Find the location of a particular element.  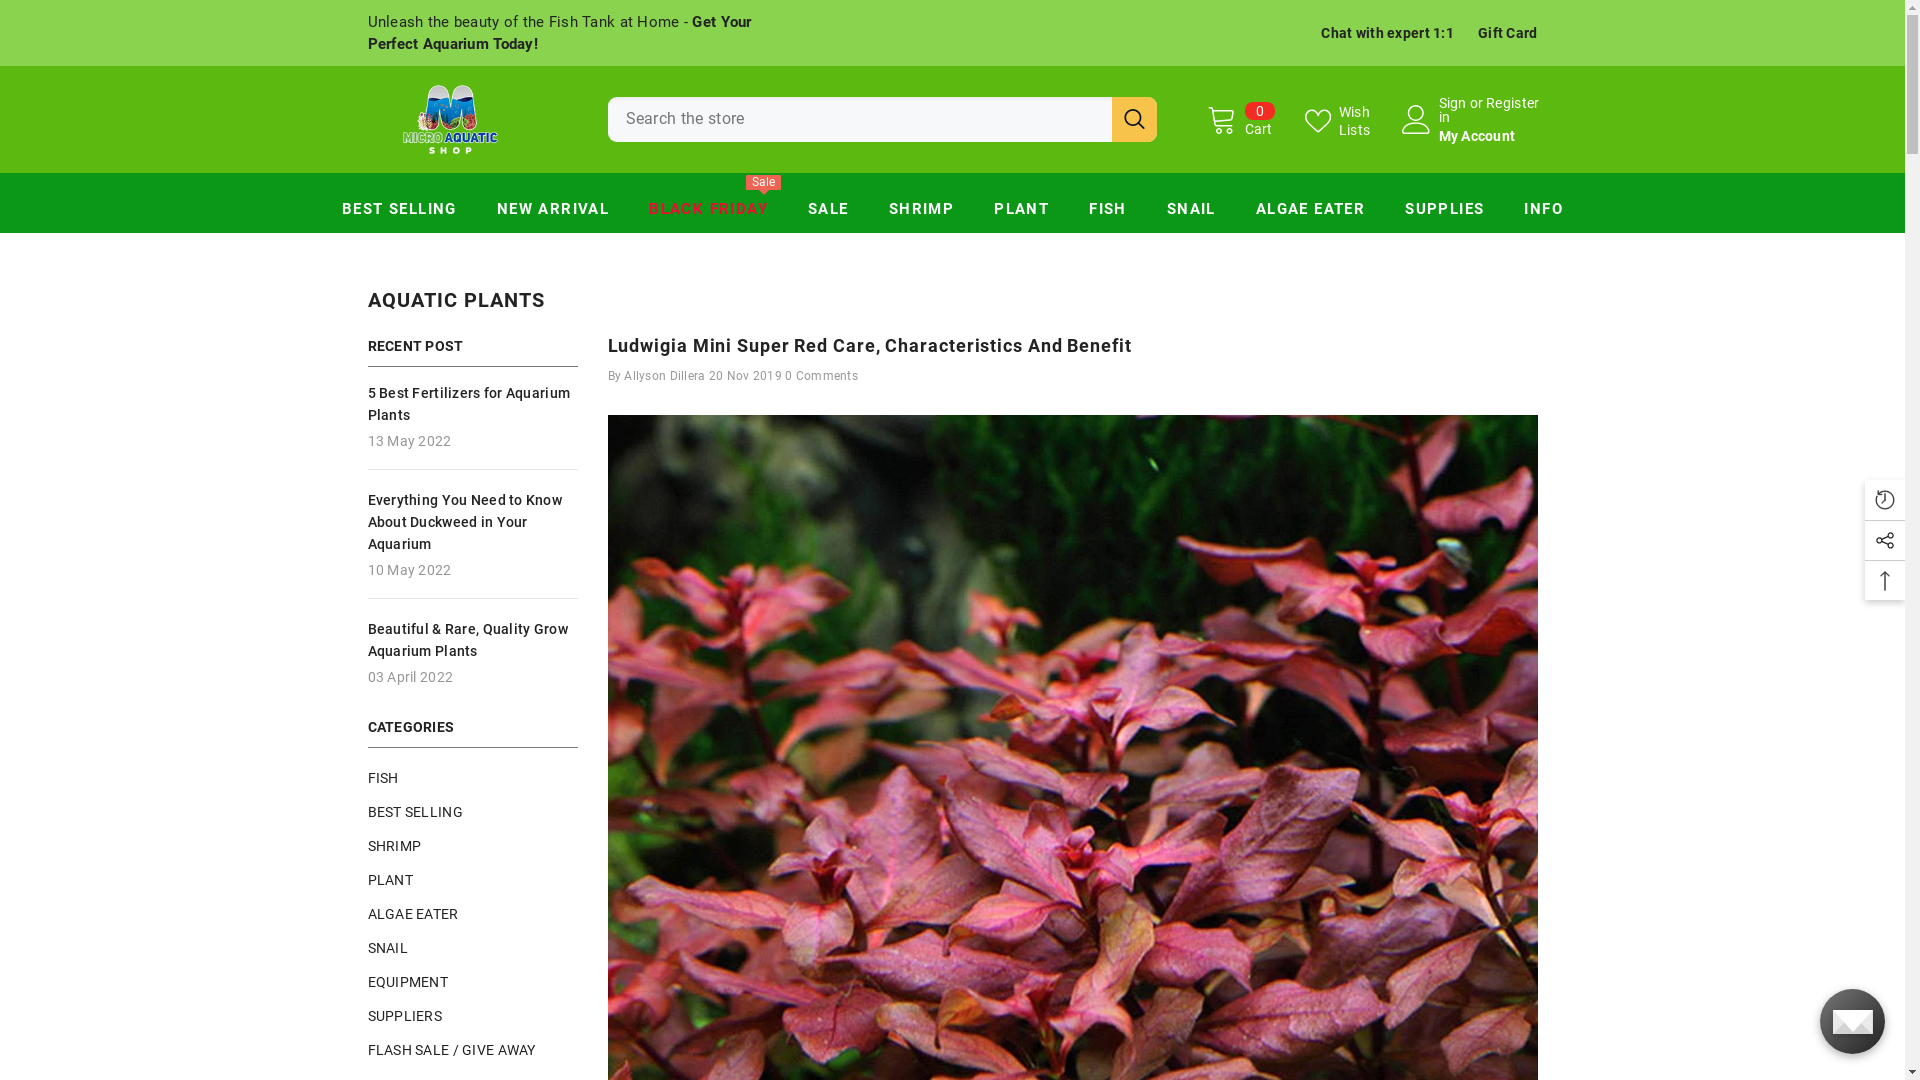

'SUPPLIES' is located at coordinates (1444, 213).